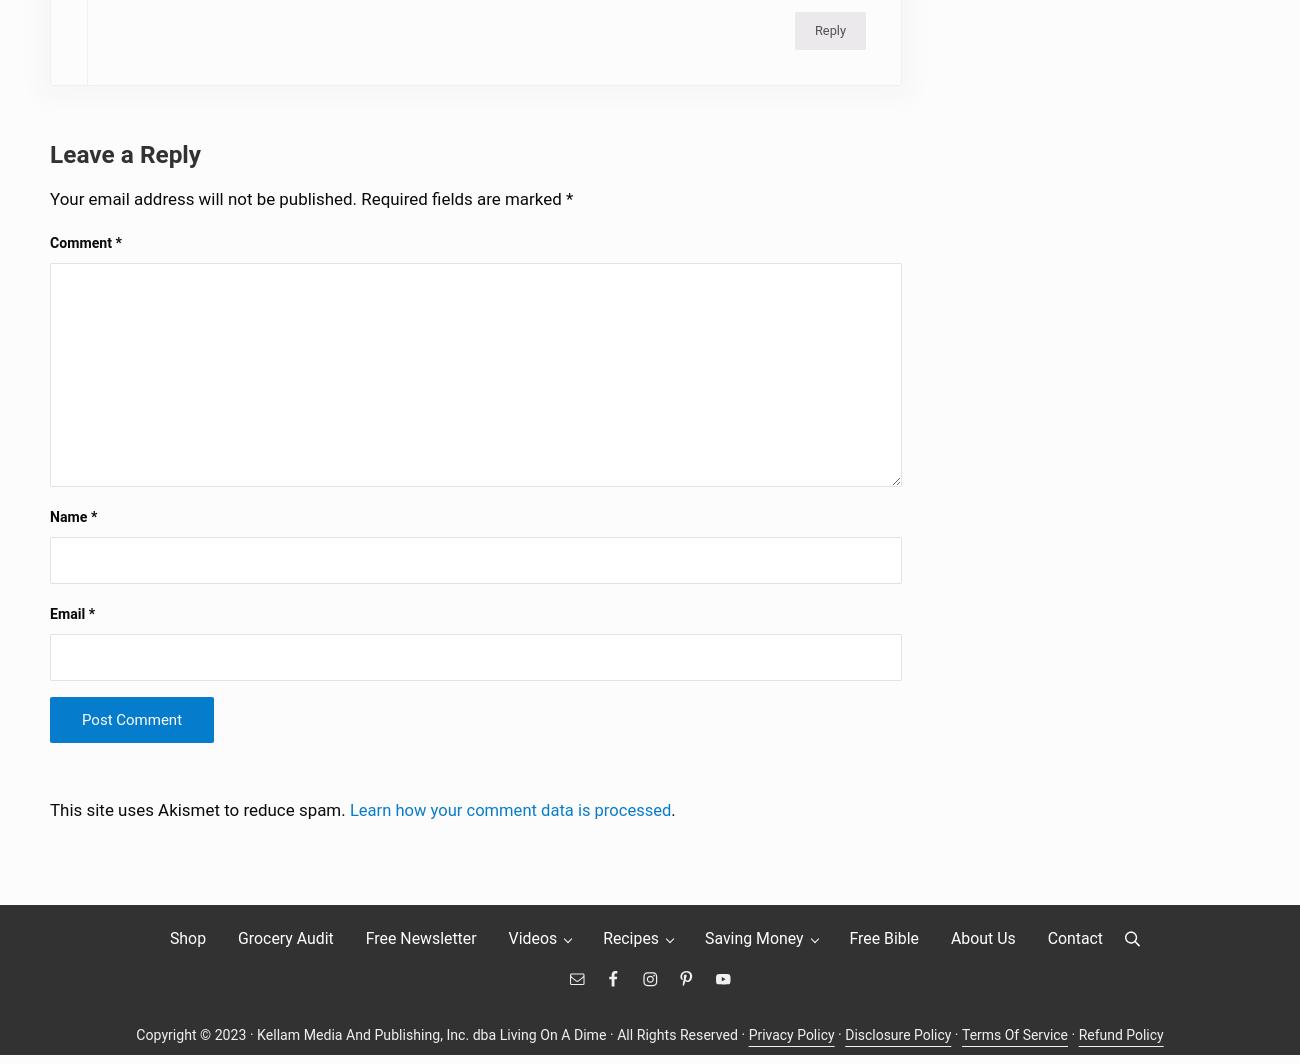  I want to click on 'This site uses Akismet to reduce spam.', so click(199, 820).